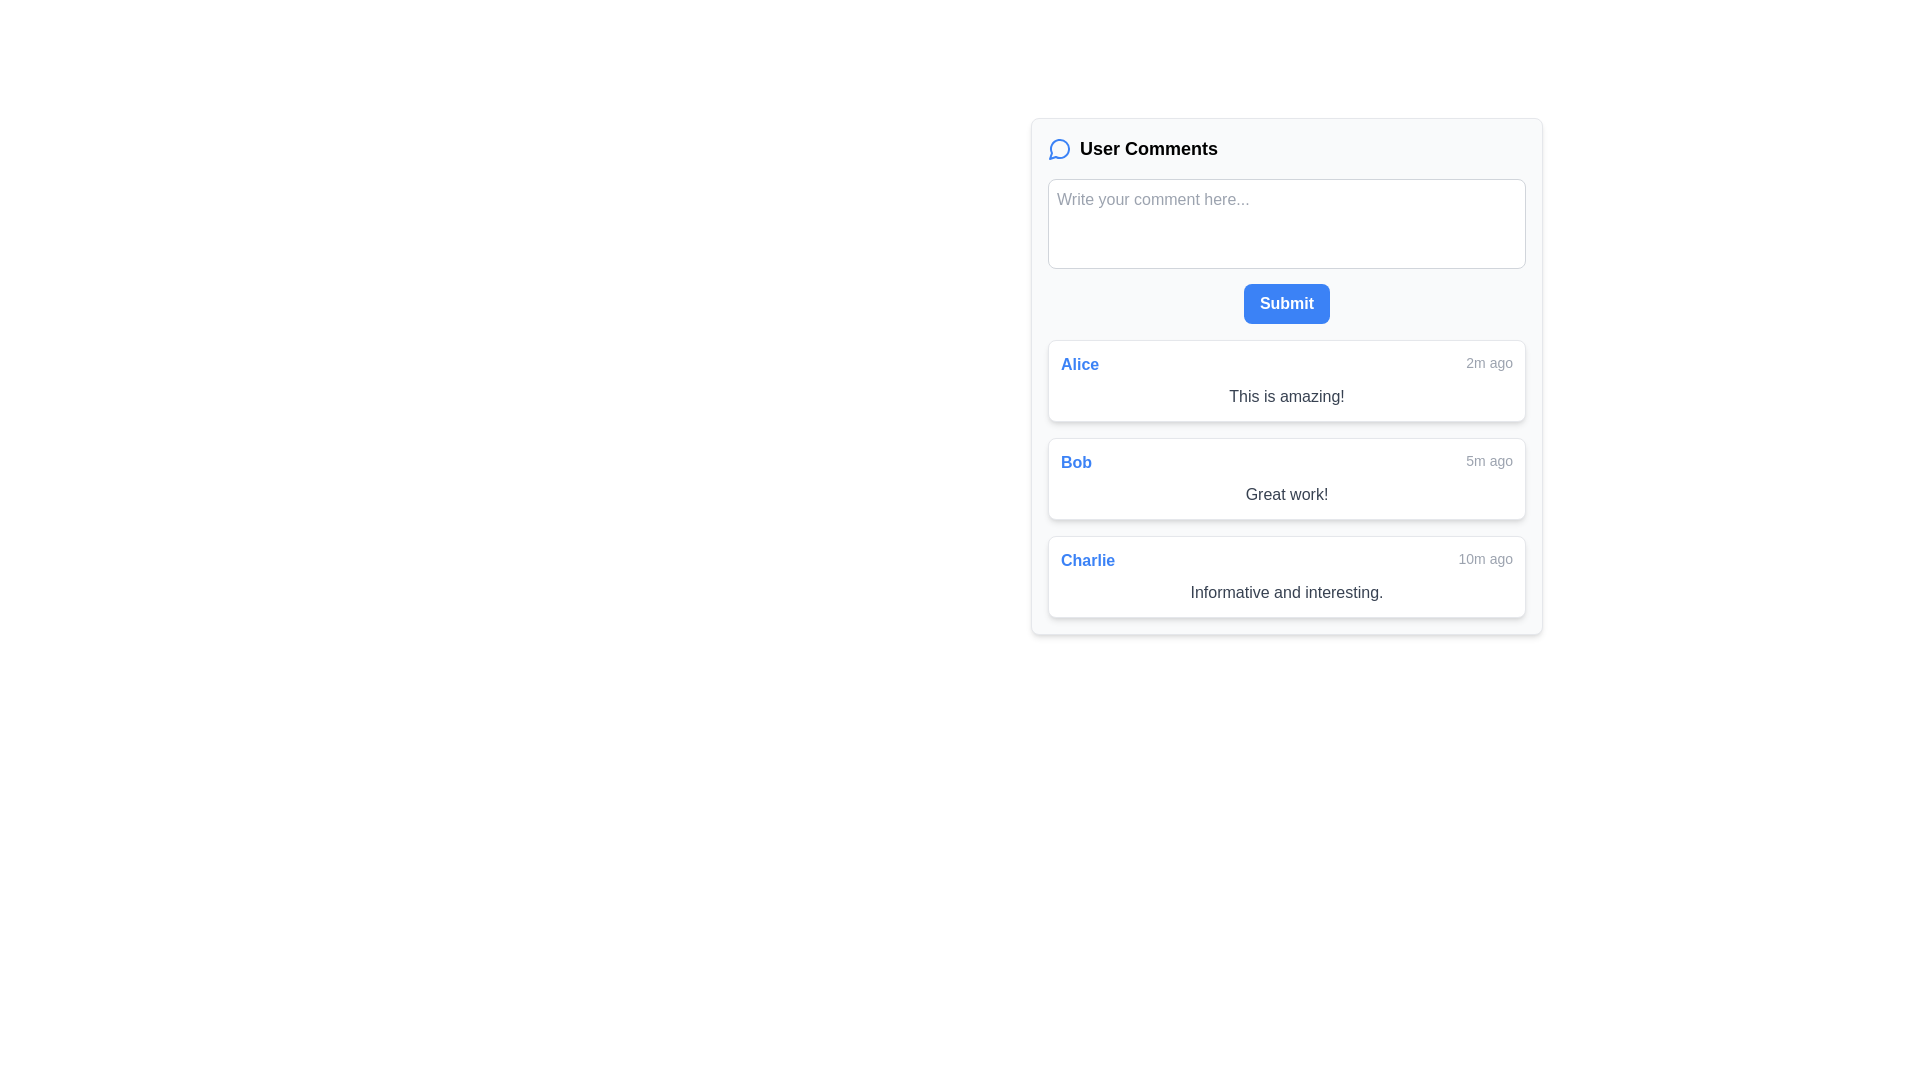 The height and width of the screenshot is (1080, 1920). Describe the element at coordinates (1485, 560) in the screenshot. I see `the text label displaying '10m ago', which is positioned at the far-right end of a comment block adjacent to the blue-colored name label 'Charlie'` at that location.